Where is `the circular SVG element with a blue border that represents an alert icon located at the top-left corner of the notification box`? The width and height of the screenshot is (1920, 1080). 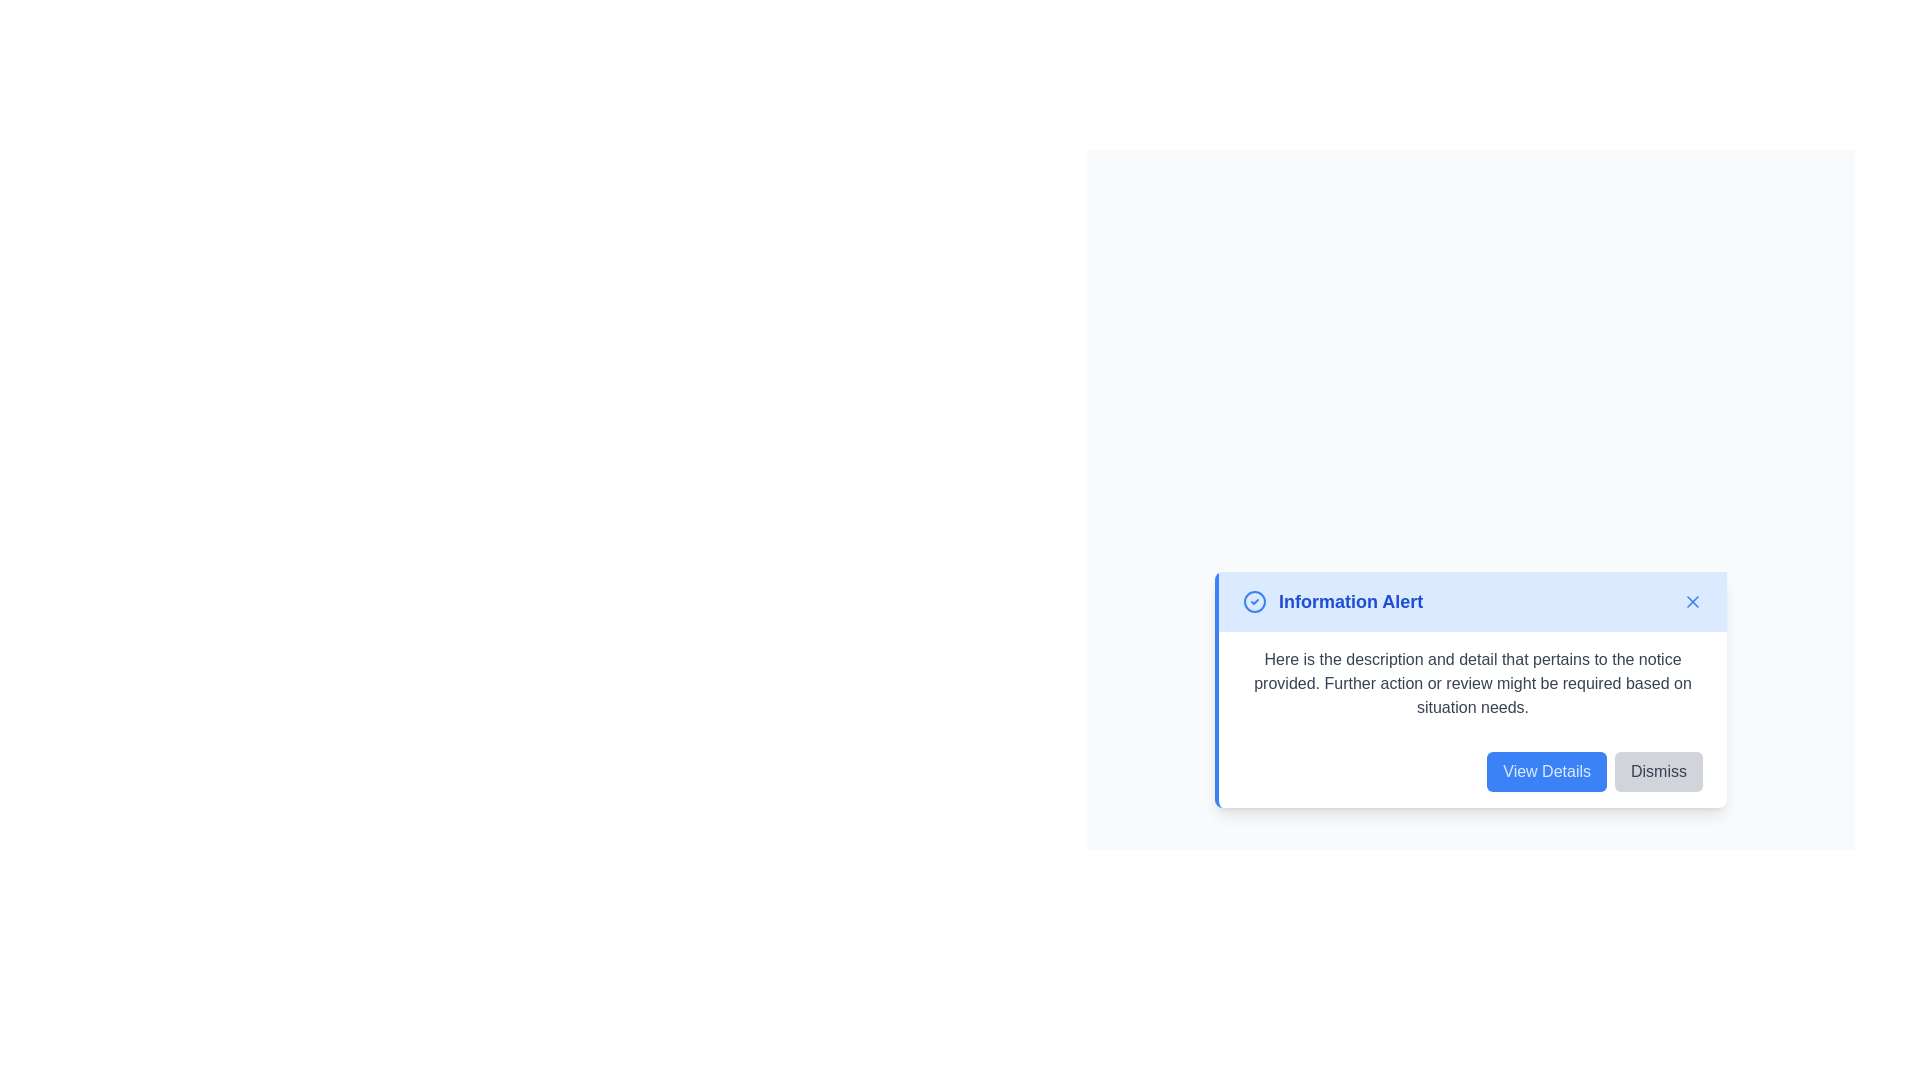
the circular SVG element with a blue border that represents an alert icon located at the top-left corner of the notification box is located at coordinates (1253, 600).